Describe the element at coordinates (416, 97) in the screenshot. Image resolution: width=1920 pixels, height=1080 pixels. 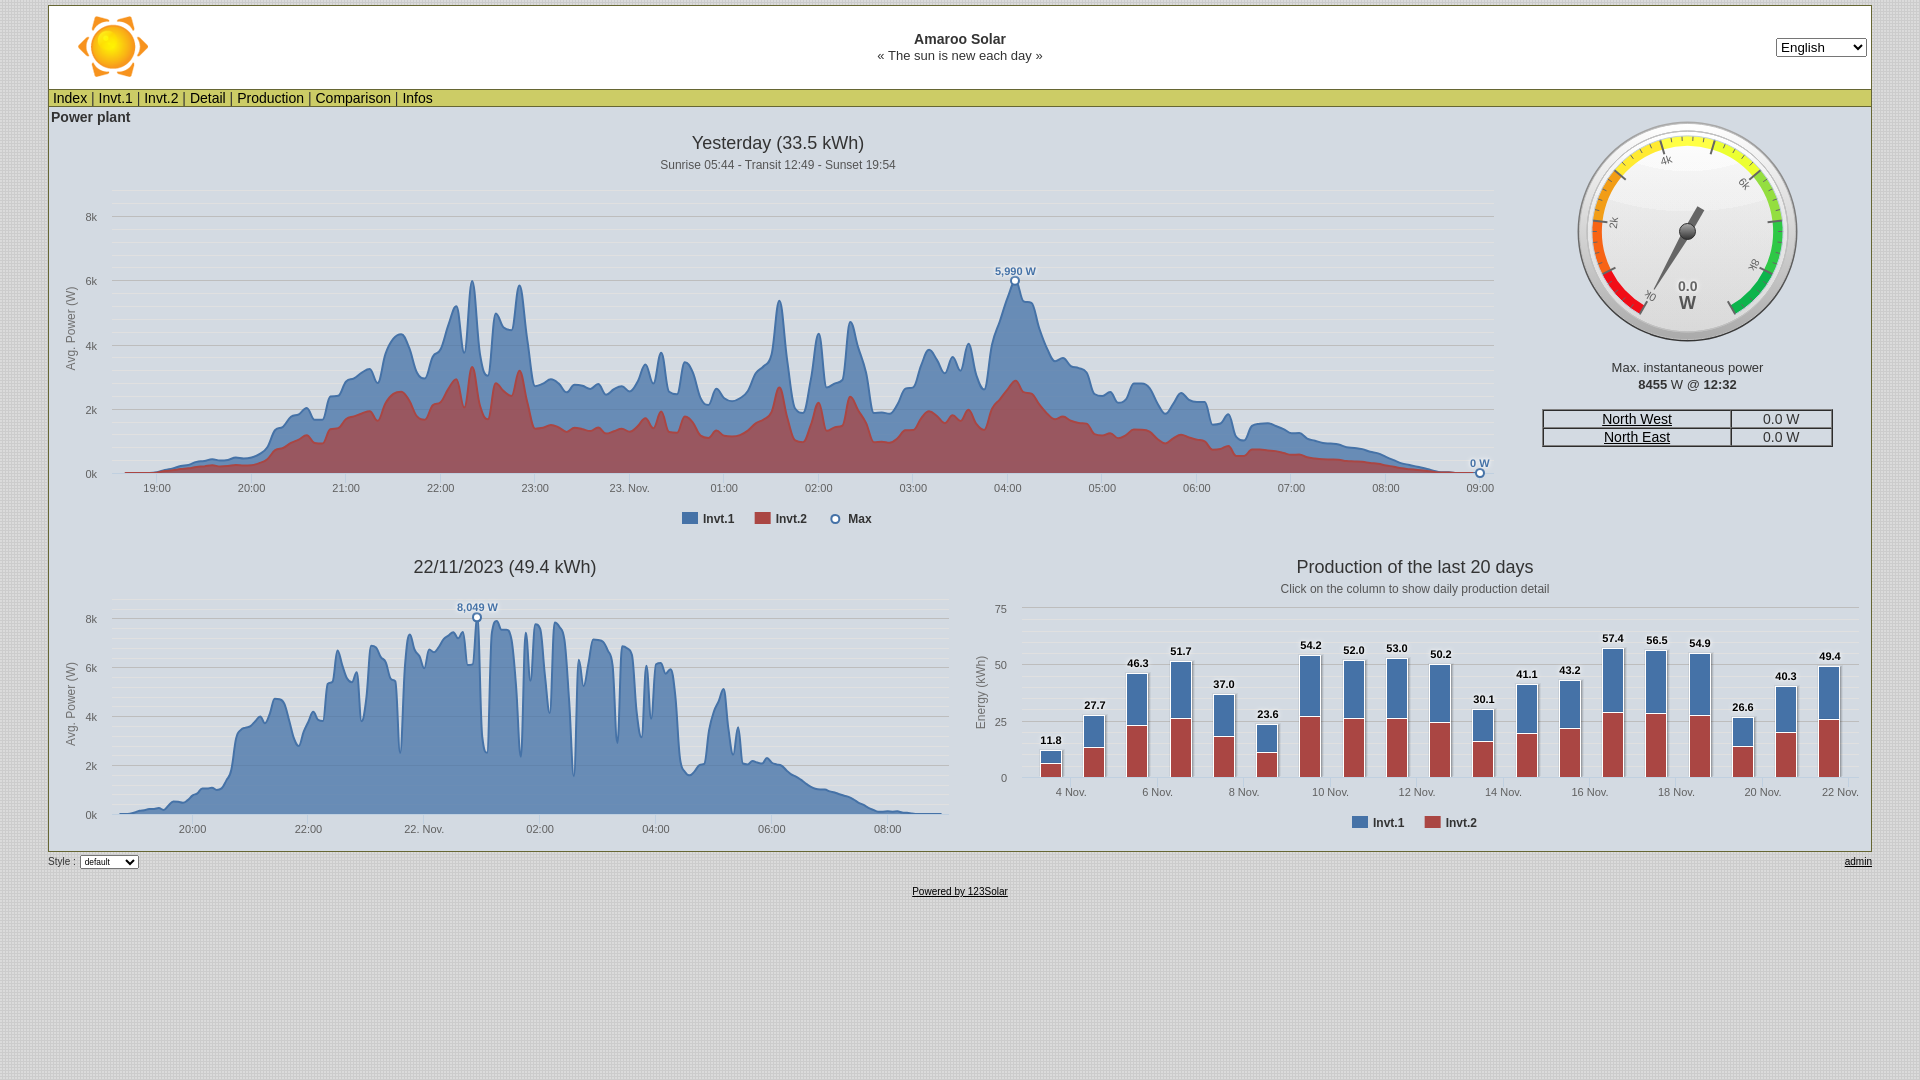
I see `'Infos'` at that location.